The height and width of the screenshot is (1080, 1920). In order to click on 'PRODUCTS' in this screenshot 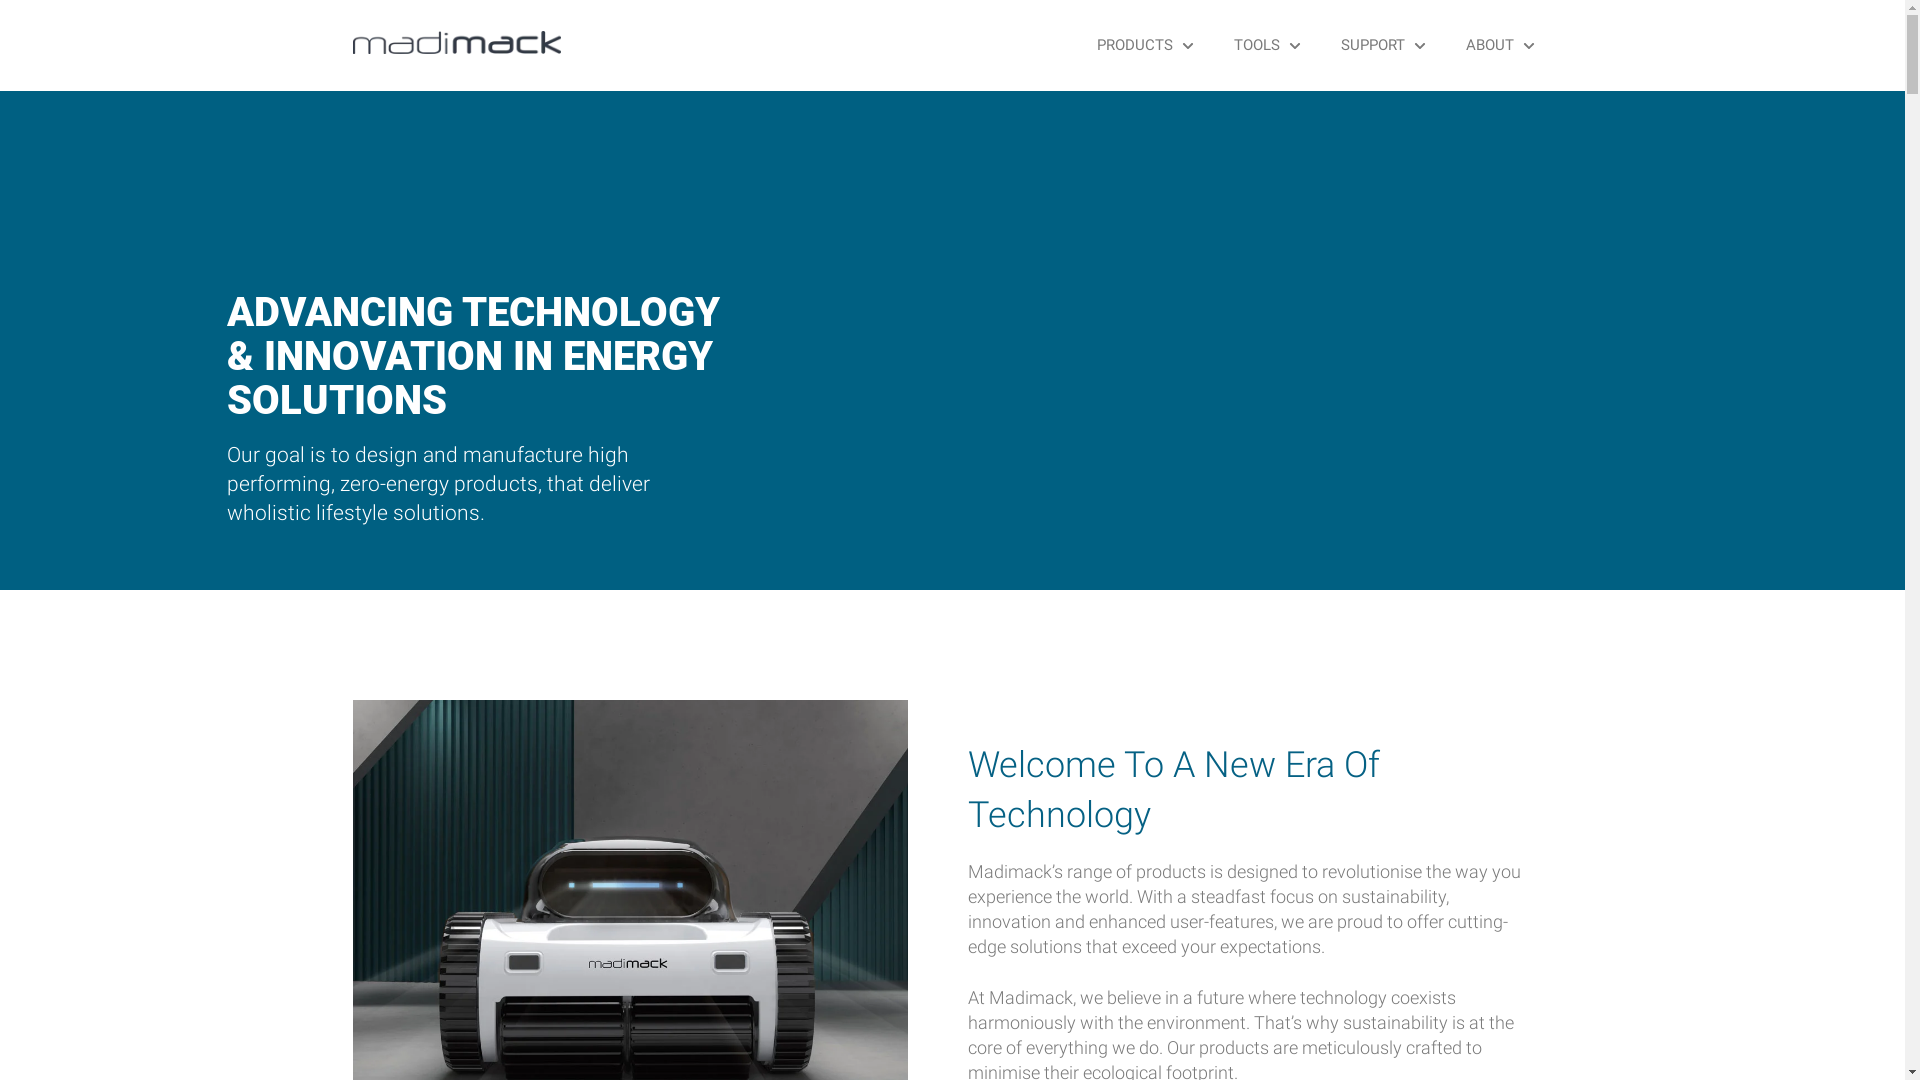, I will do `click(1133, 45)`.